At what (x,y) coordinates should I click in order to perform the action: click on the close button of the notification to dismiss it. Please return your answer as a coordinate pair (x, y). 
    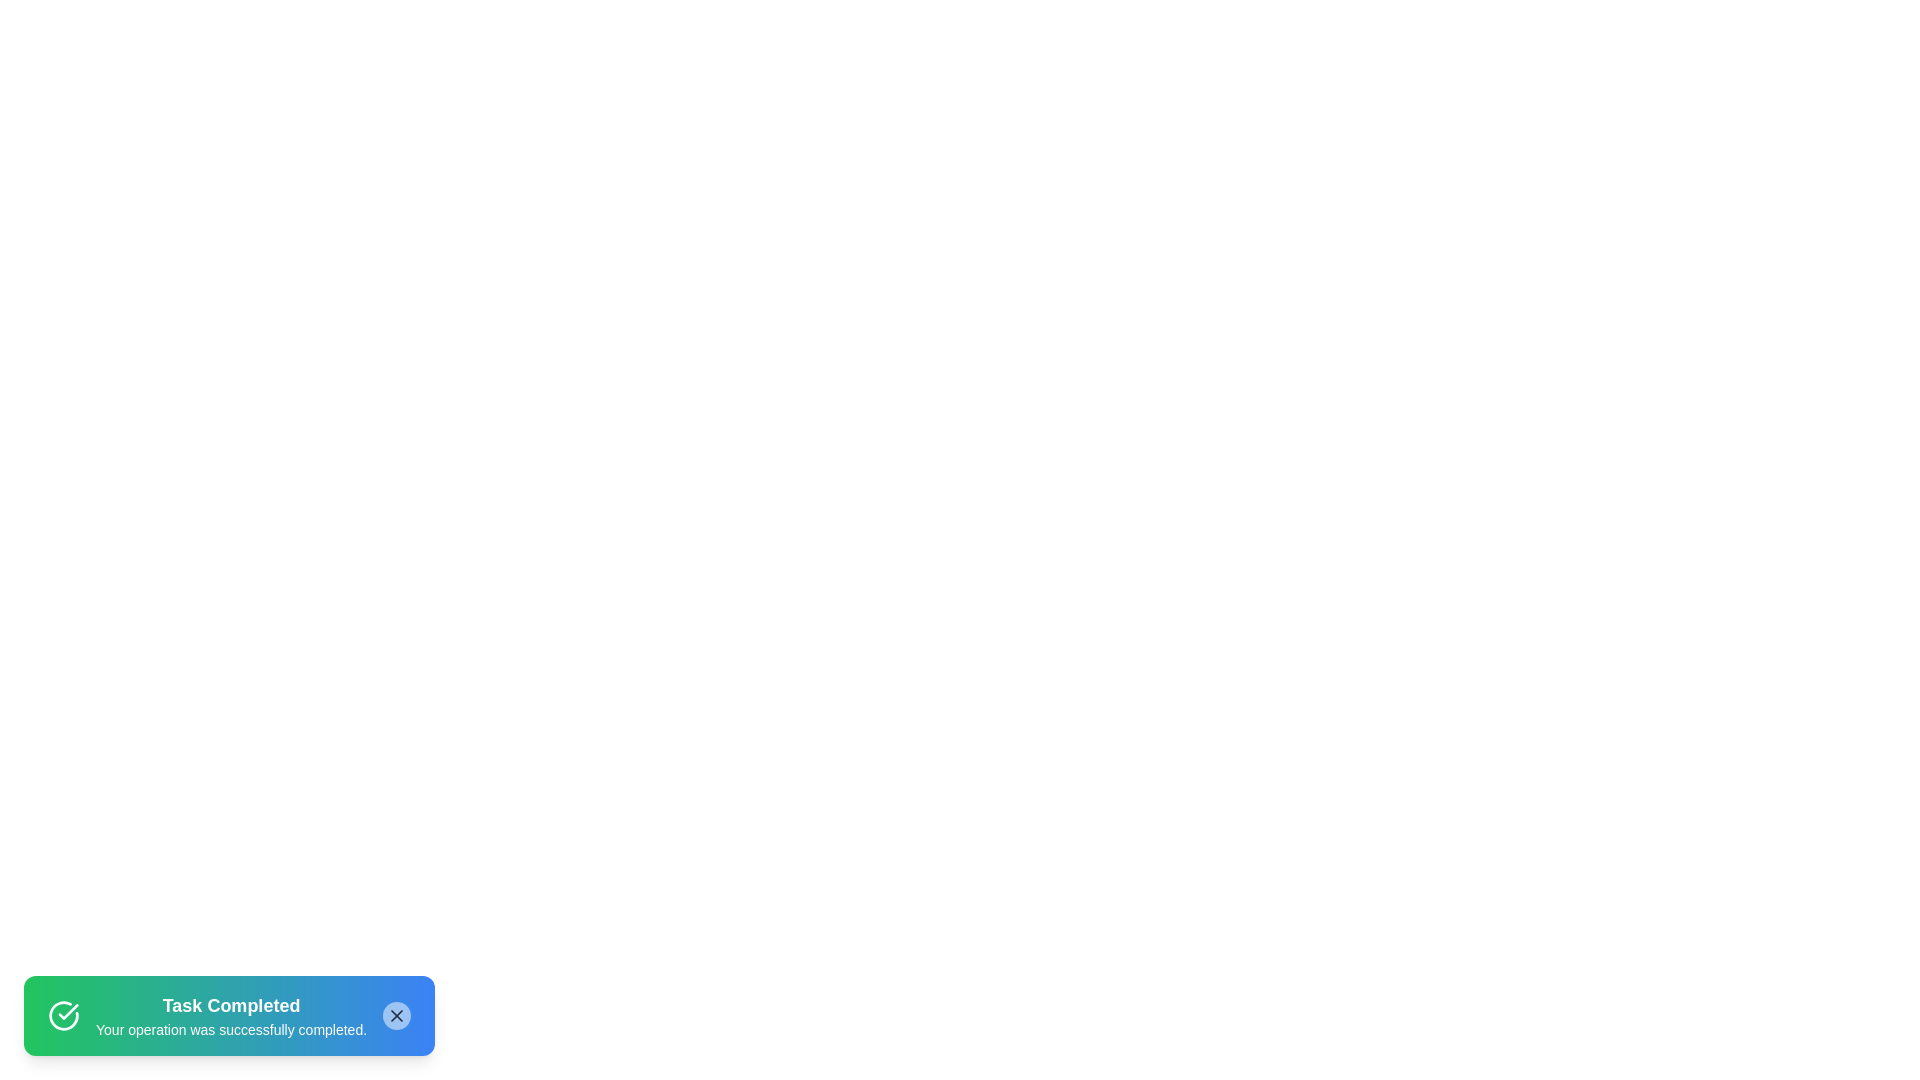
    Looking at the image, I should click on (397, 1015).